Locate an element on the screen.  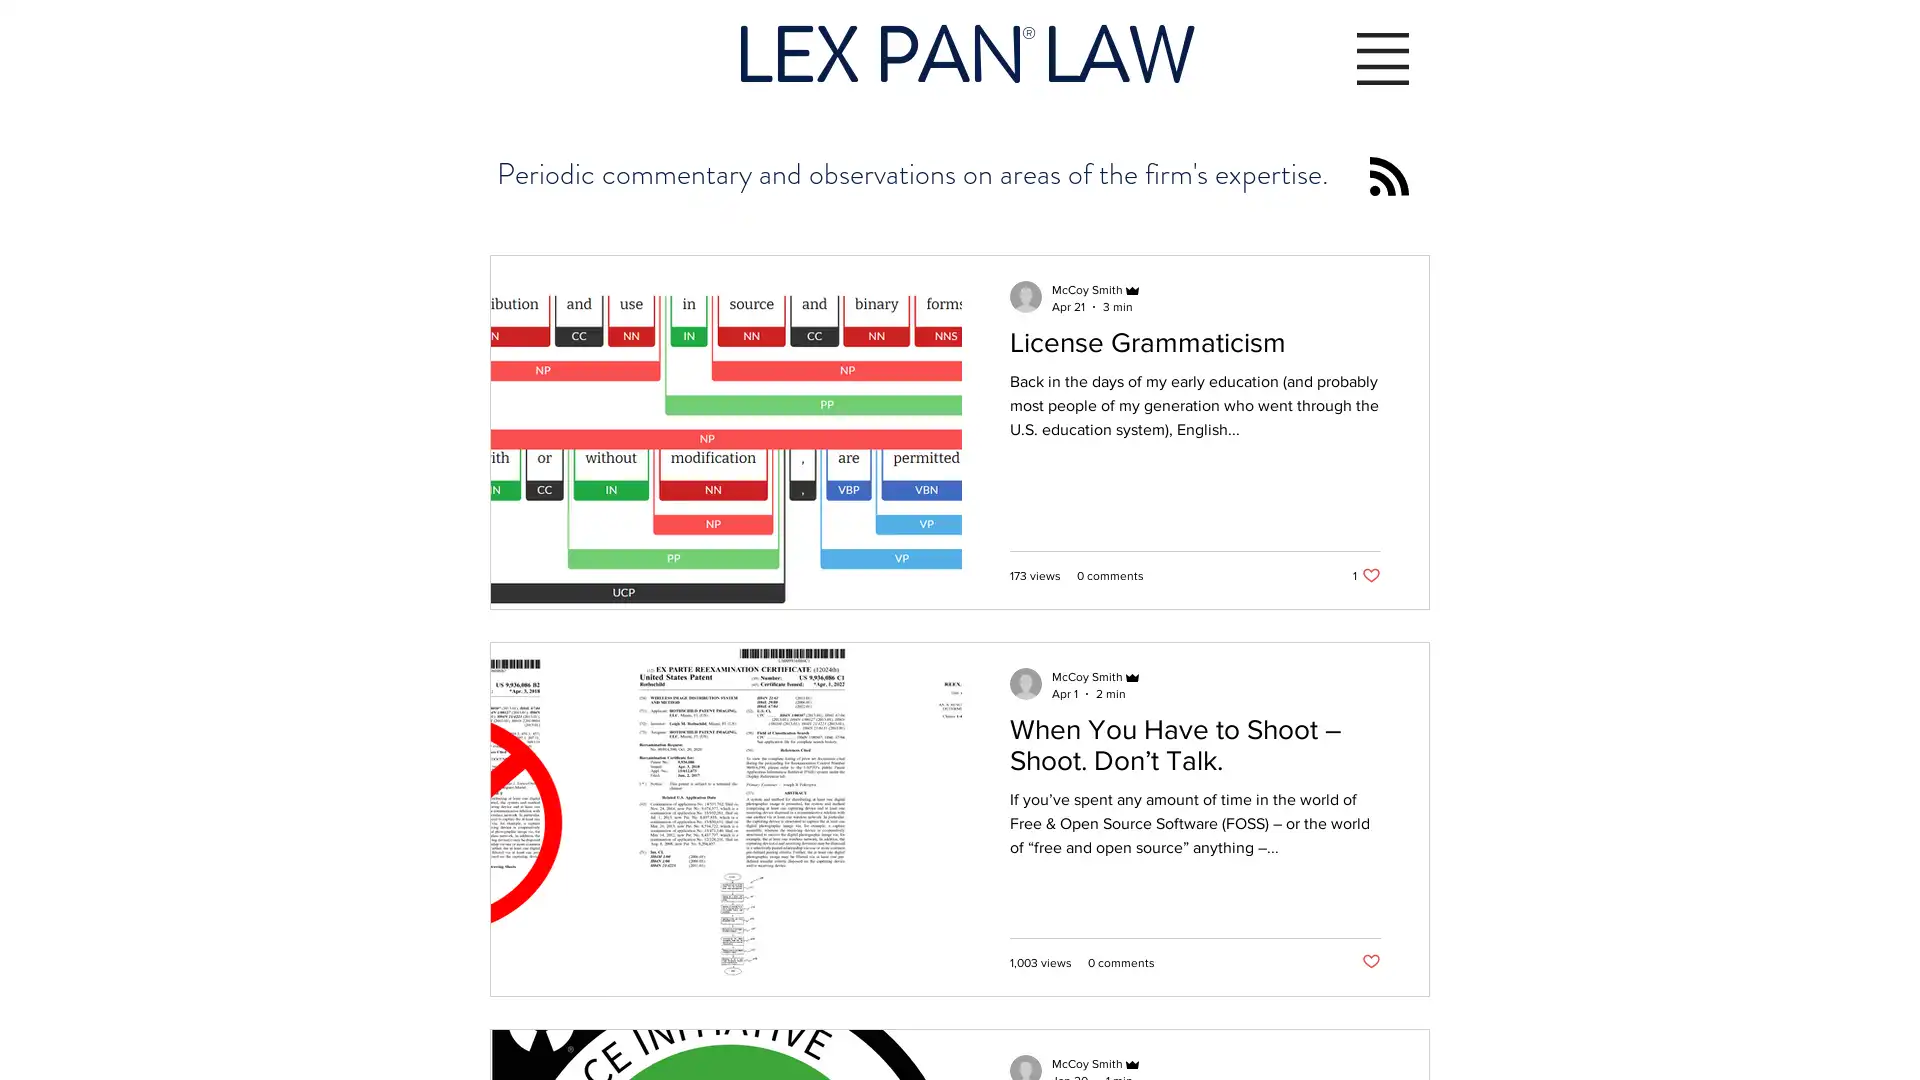
Post not marked as liked is located at coordinates (1370, 961).